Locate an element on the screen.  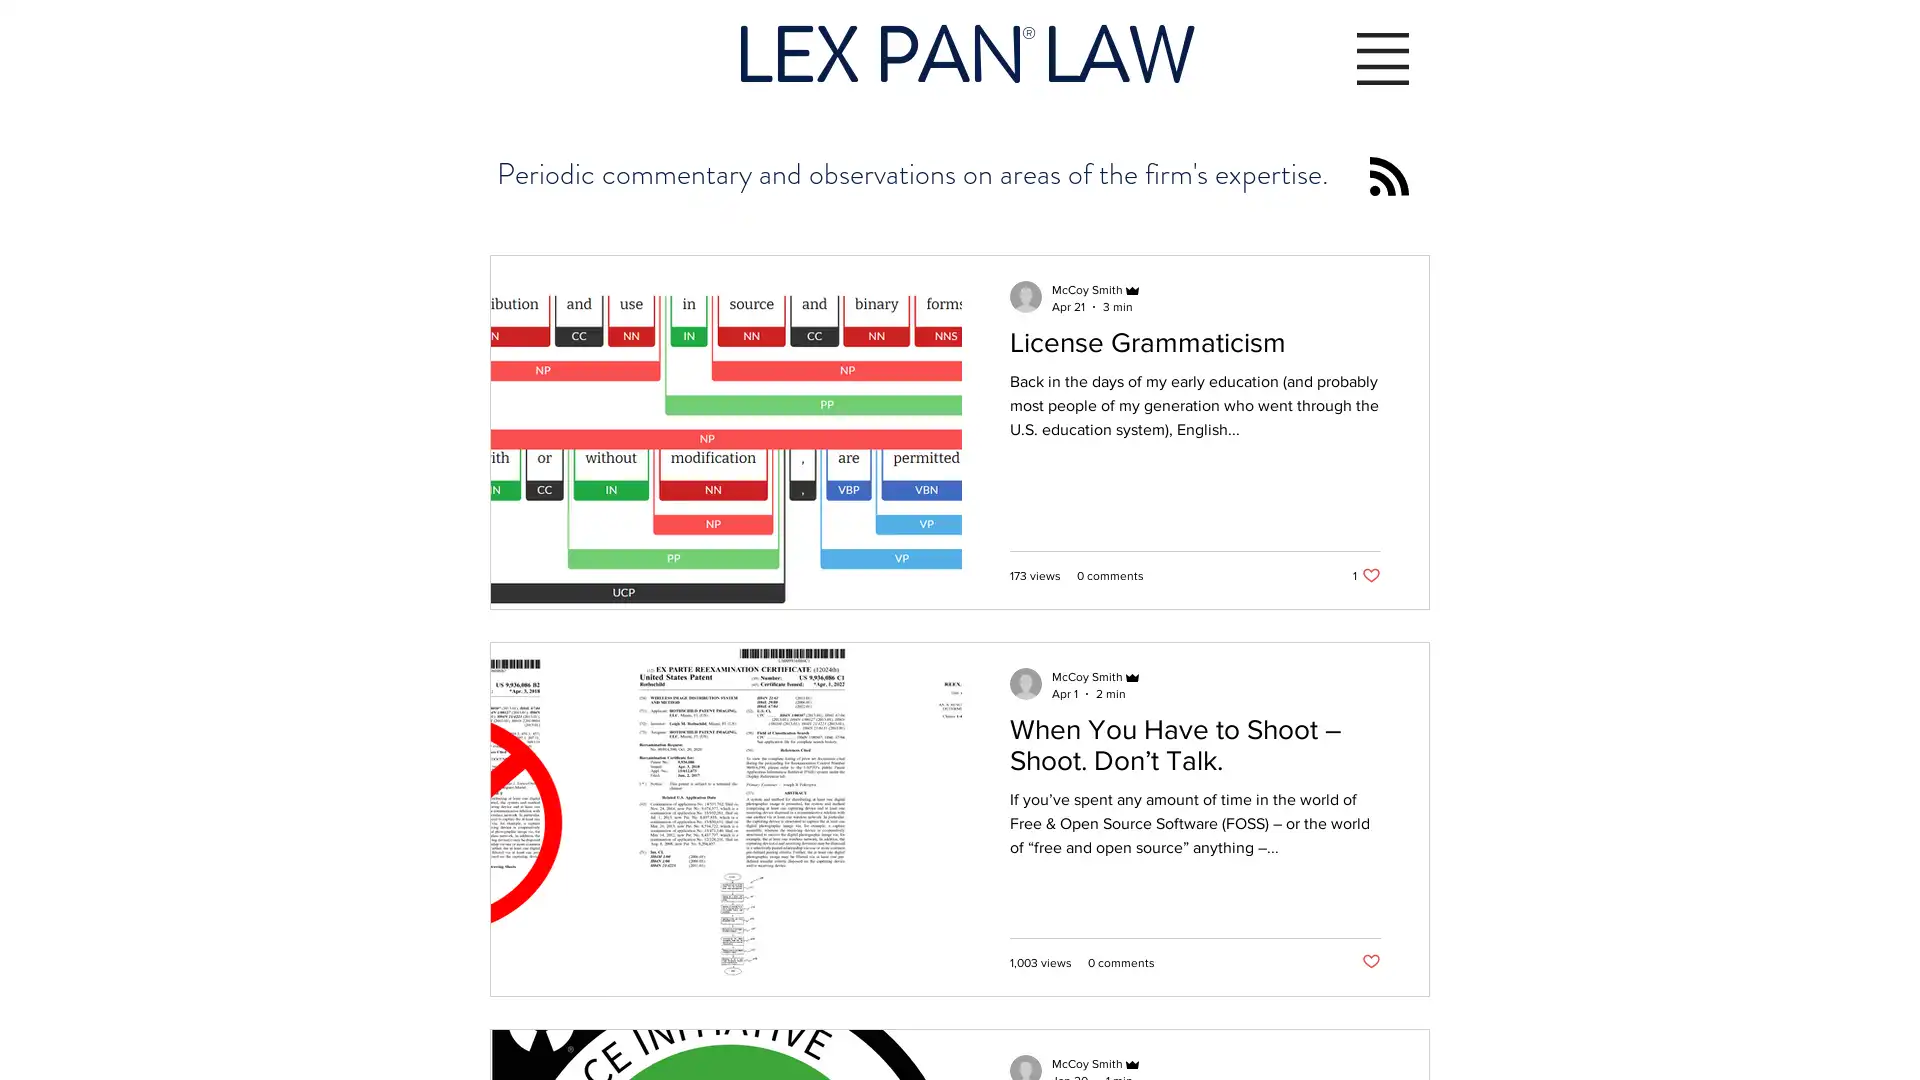
Post not marked as liked is located at coordinates (1370, 961).